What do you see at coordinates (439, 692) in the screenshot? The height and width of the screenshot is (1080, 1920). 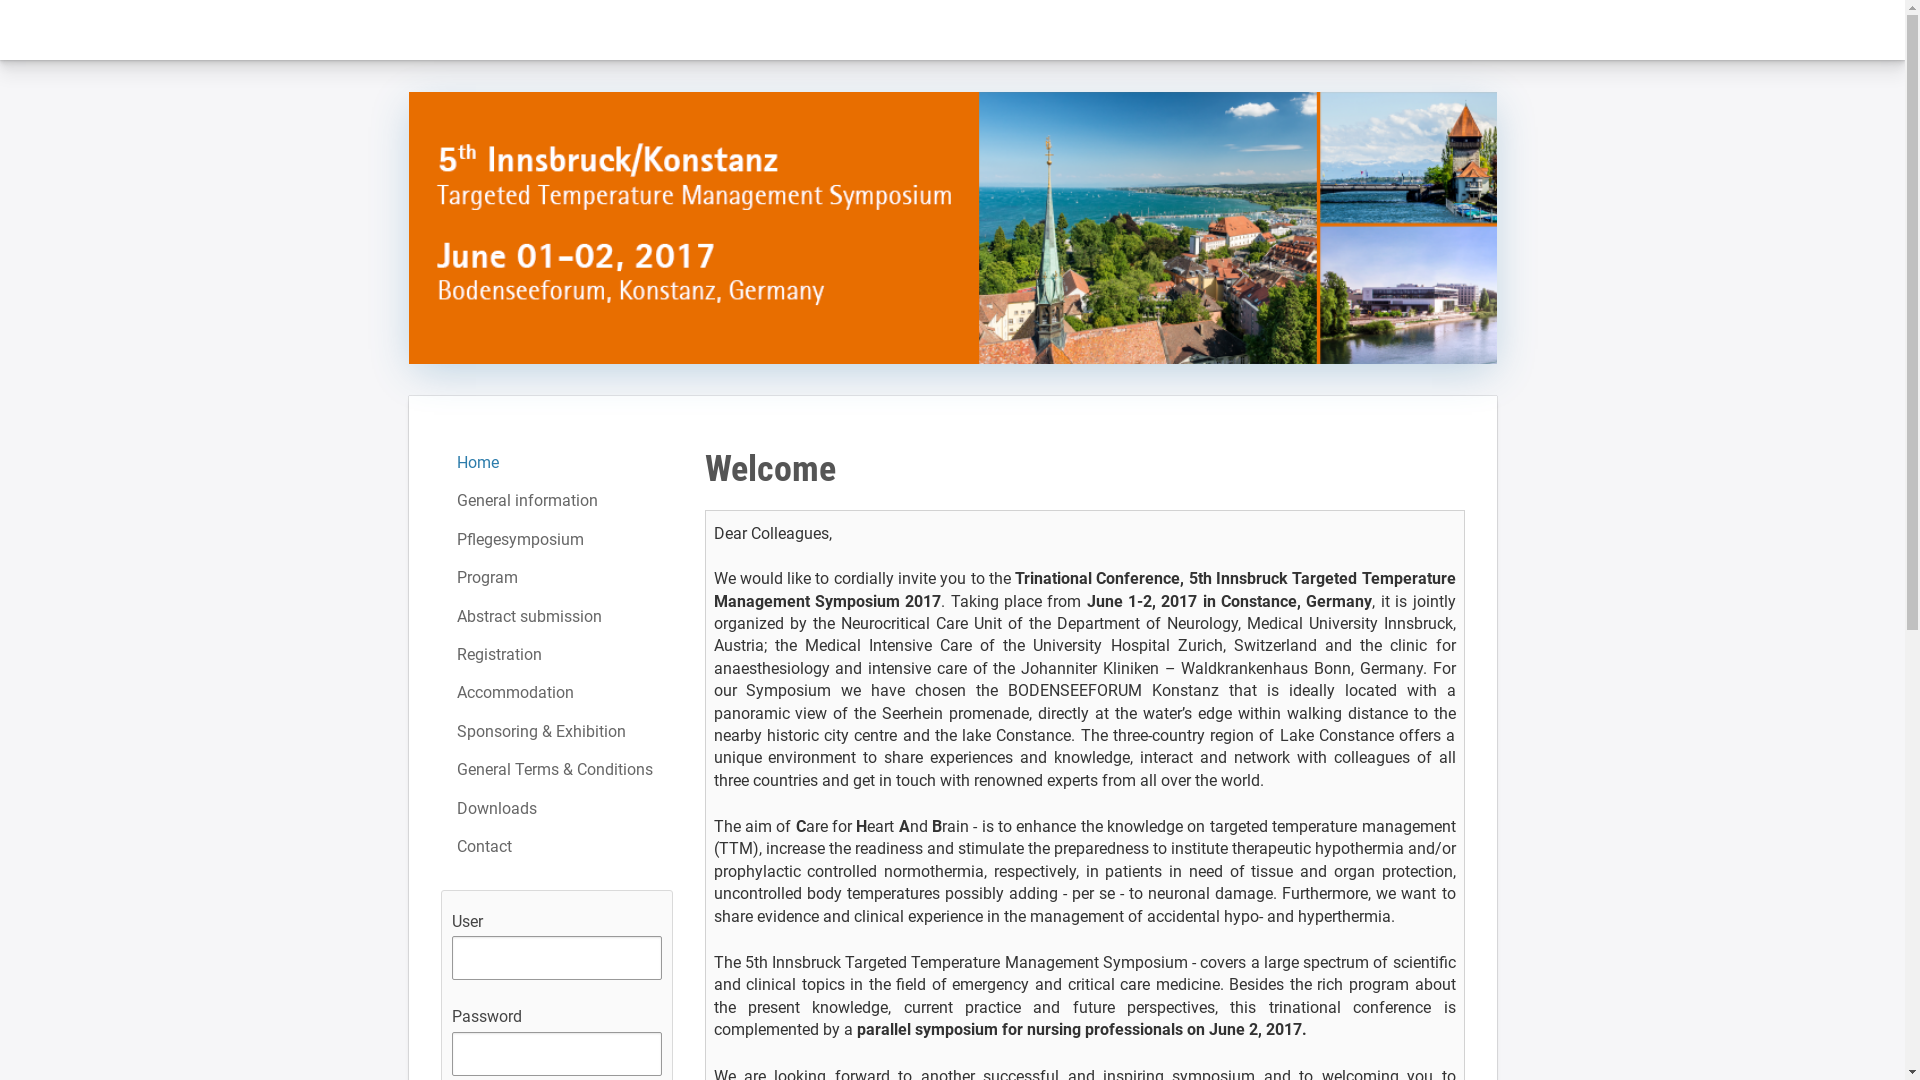 I see `'Accommodation'` at bounding box center [439, 692].